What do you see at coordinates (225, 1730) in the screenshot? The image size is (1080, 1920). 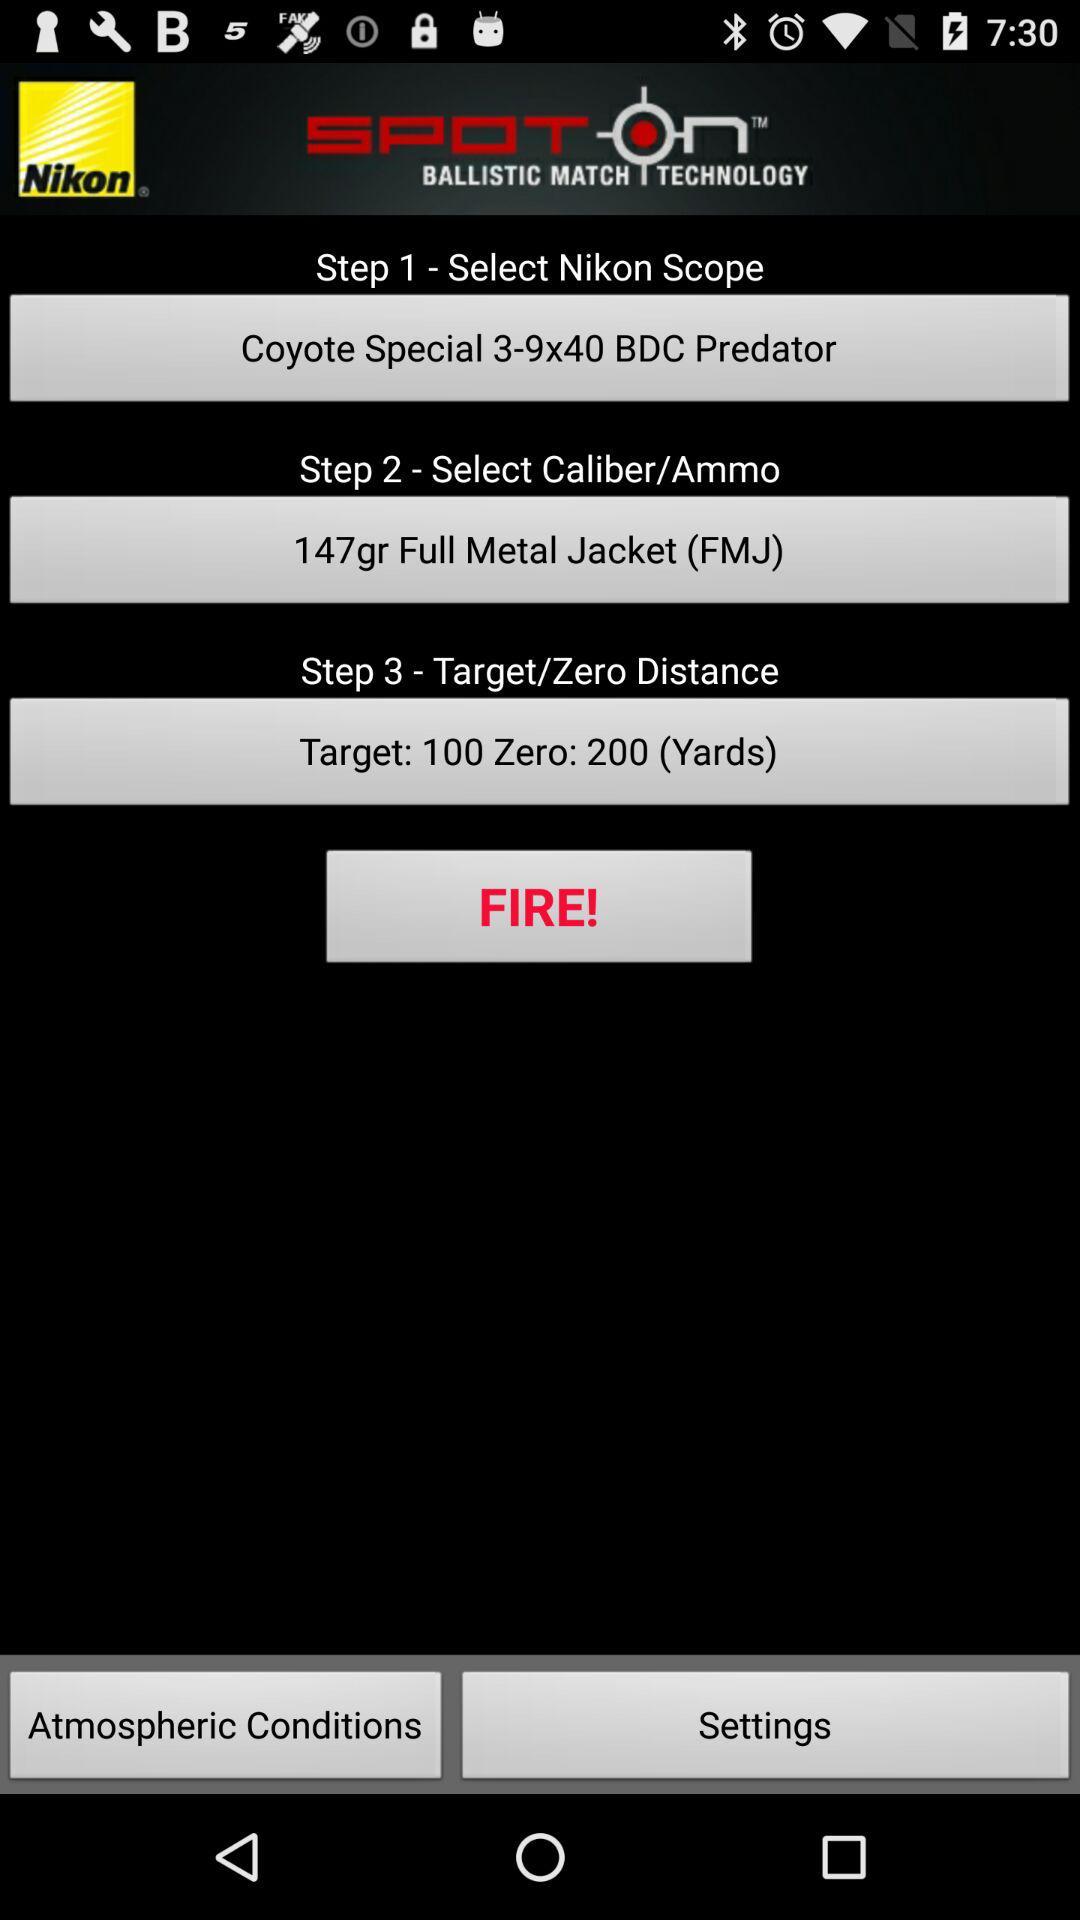 I see `the button next to the settings button` at bounding box center [225, 1730].